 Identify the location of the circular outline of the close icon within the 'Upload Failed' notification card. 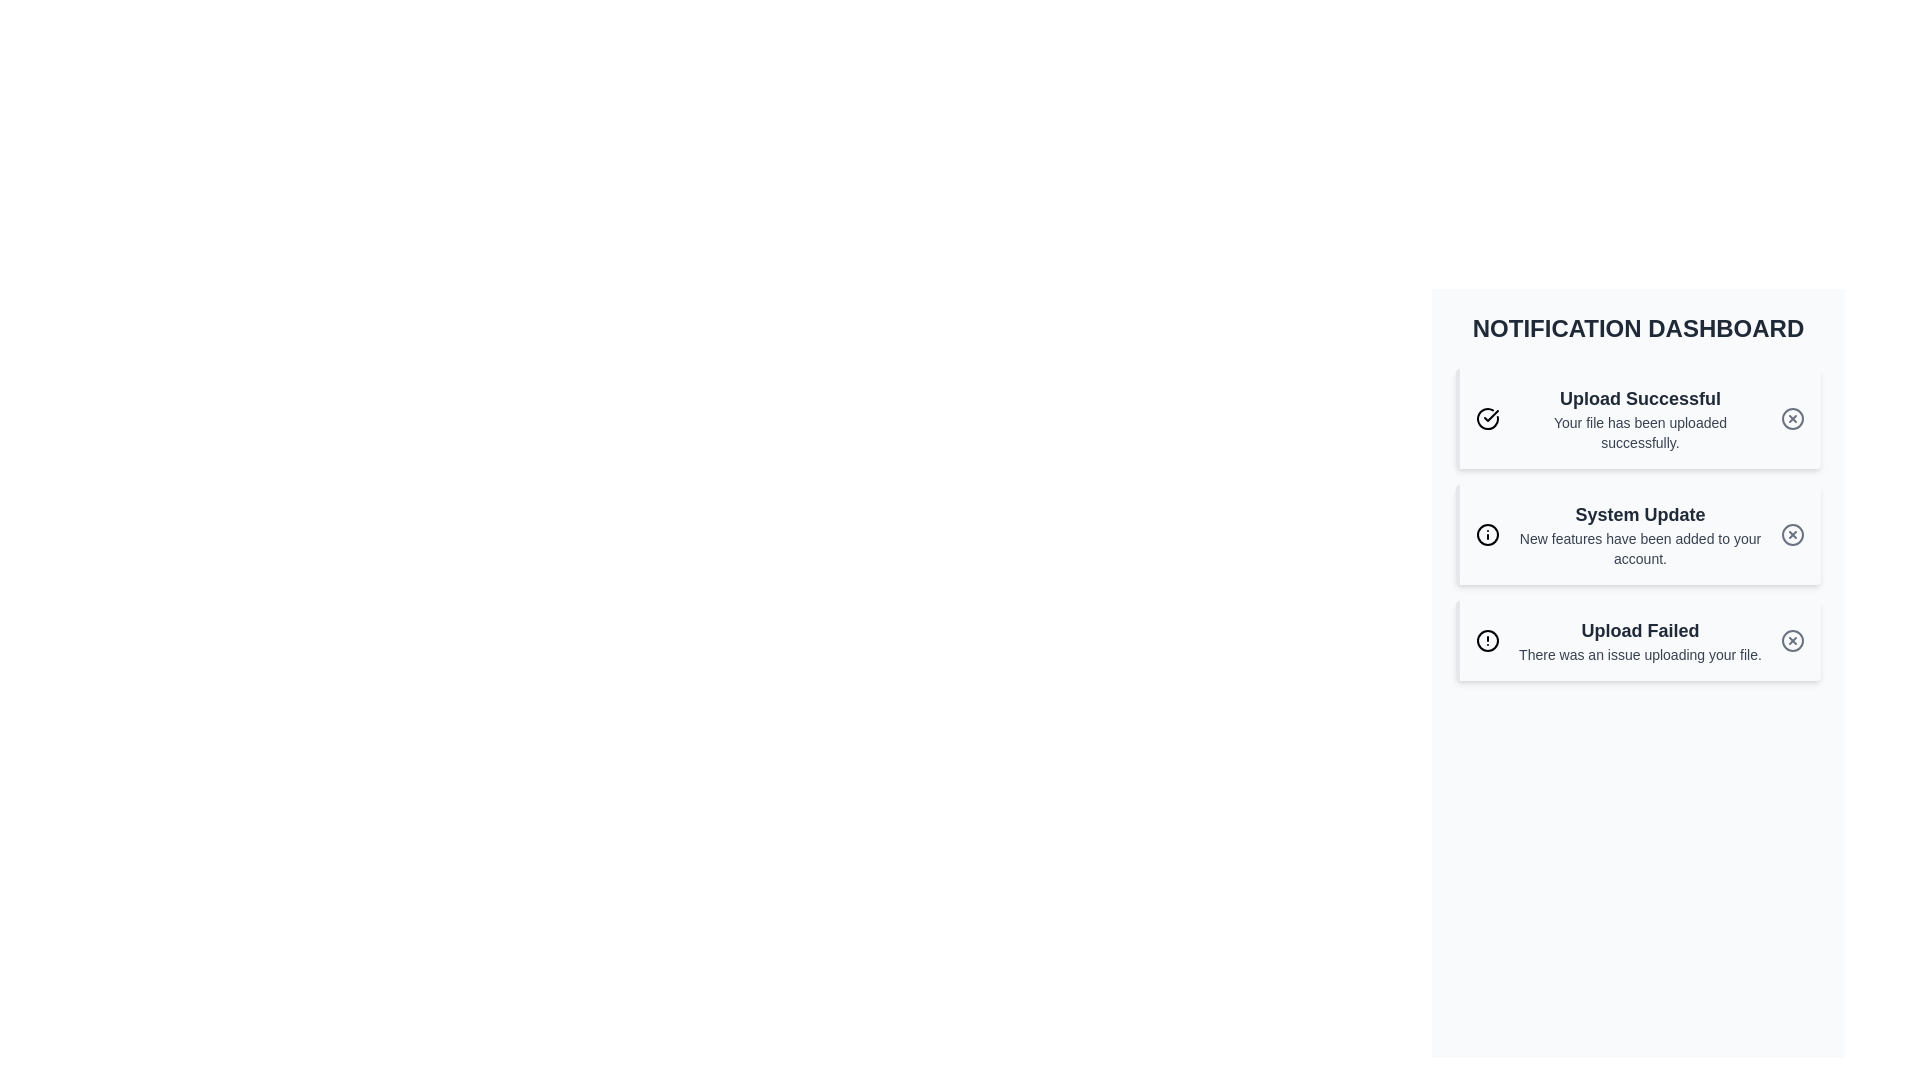
(1793, 640).